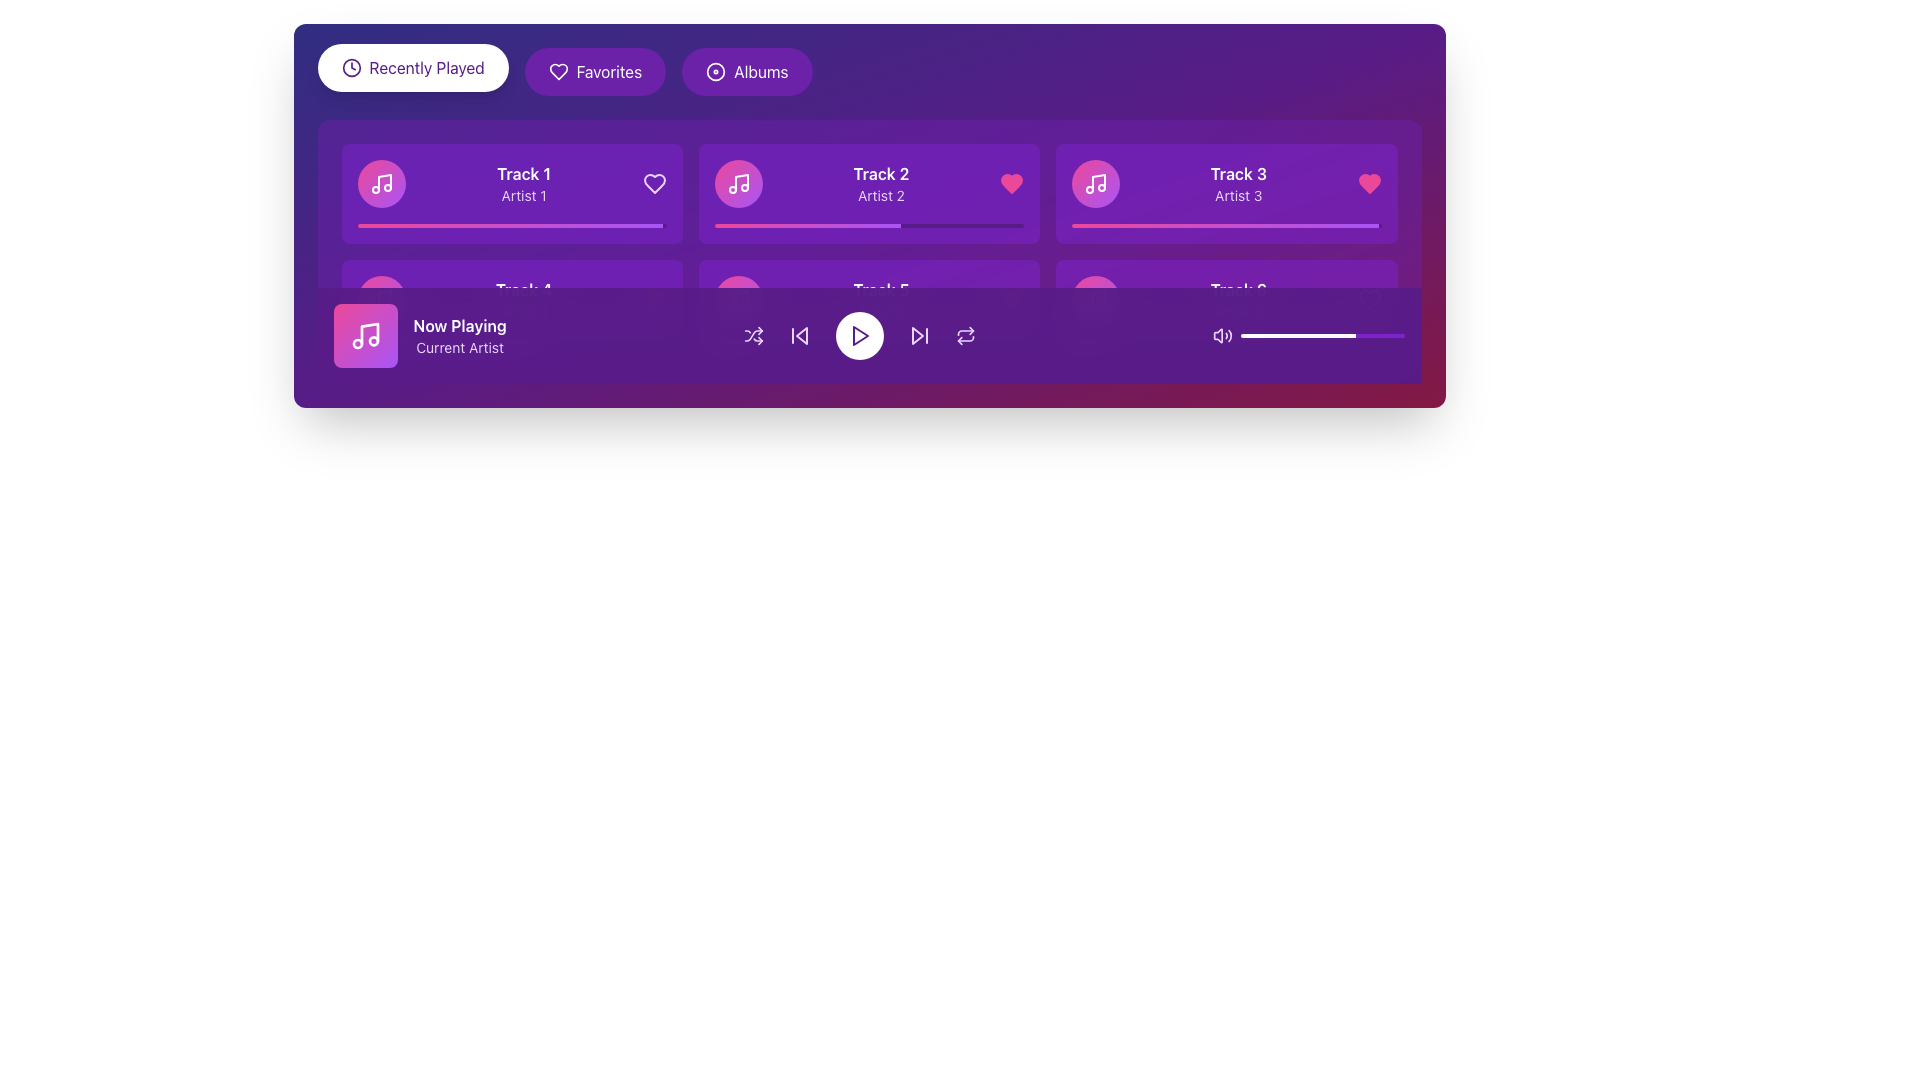  What do you see at coordinates (740, 182) in the screenshot?
I see `the thin vertical line resembling a music note's stem located within the circular music icon in the top left corner of the second card (Track 2, Artist 2)` at bounding box center [740, 182].